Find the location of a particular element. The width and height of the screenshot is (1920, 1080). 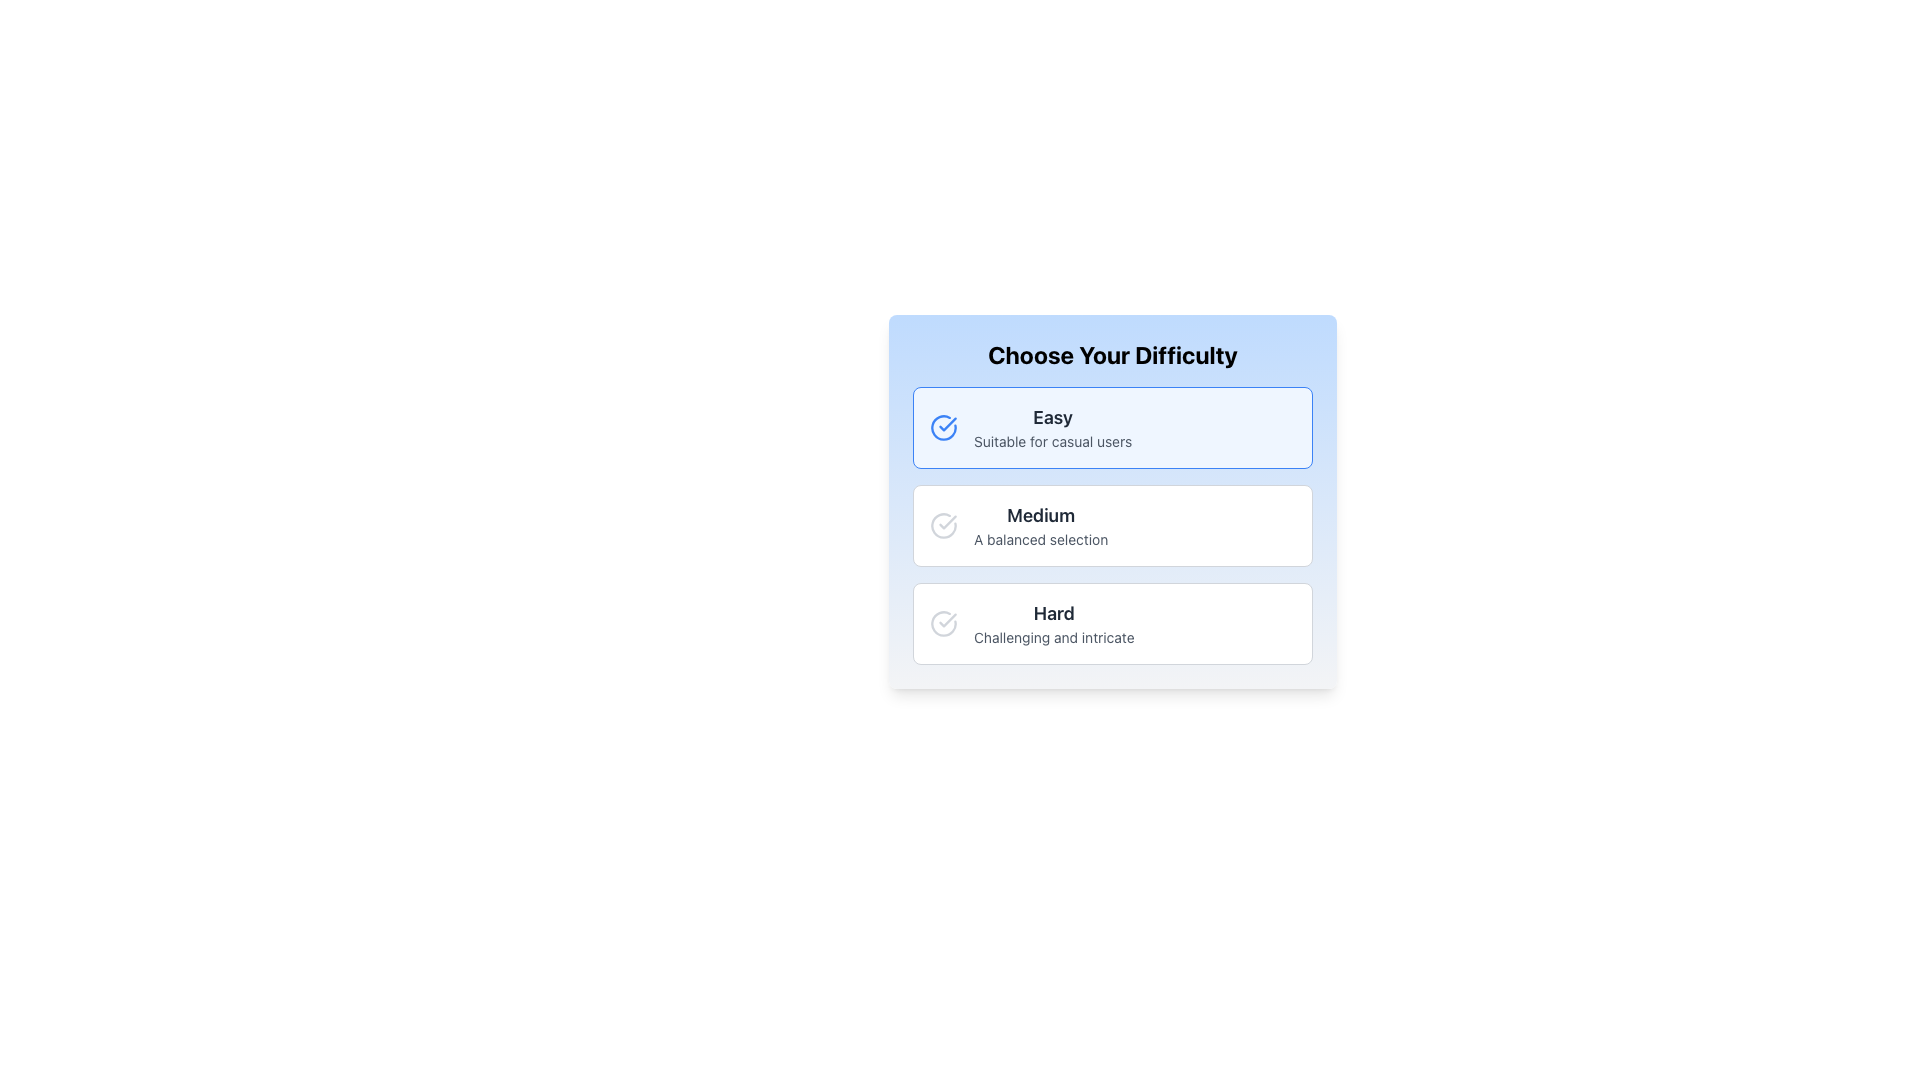

the text label reading 'Hard', which is styled in bold and large font, located below the heading 'Choose Your Difficulty' in the third selectable option of the difficulty selection list is located at coordinates (1053, 612).